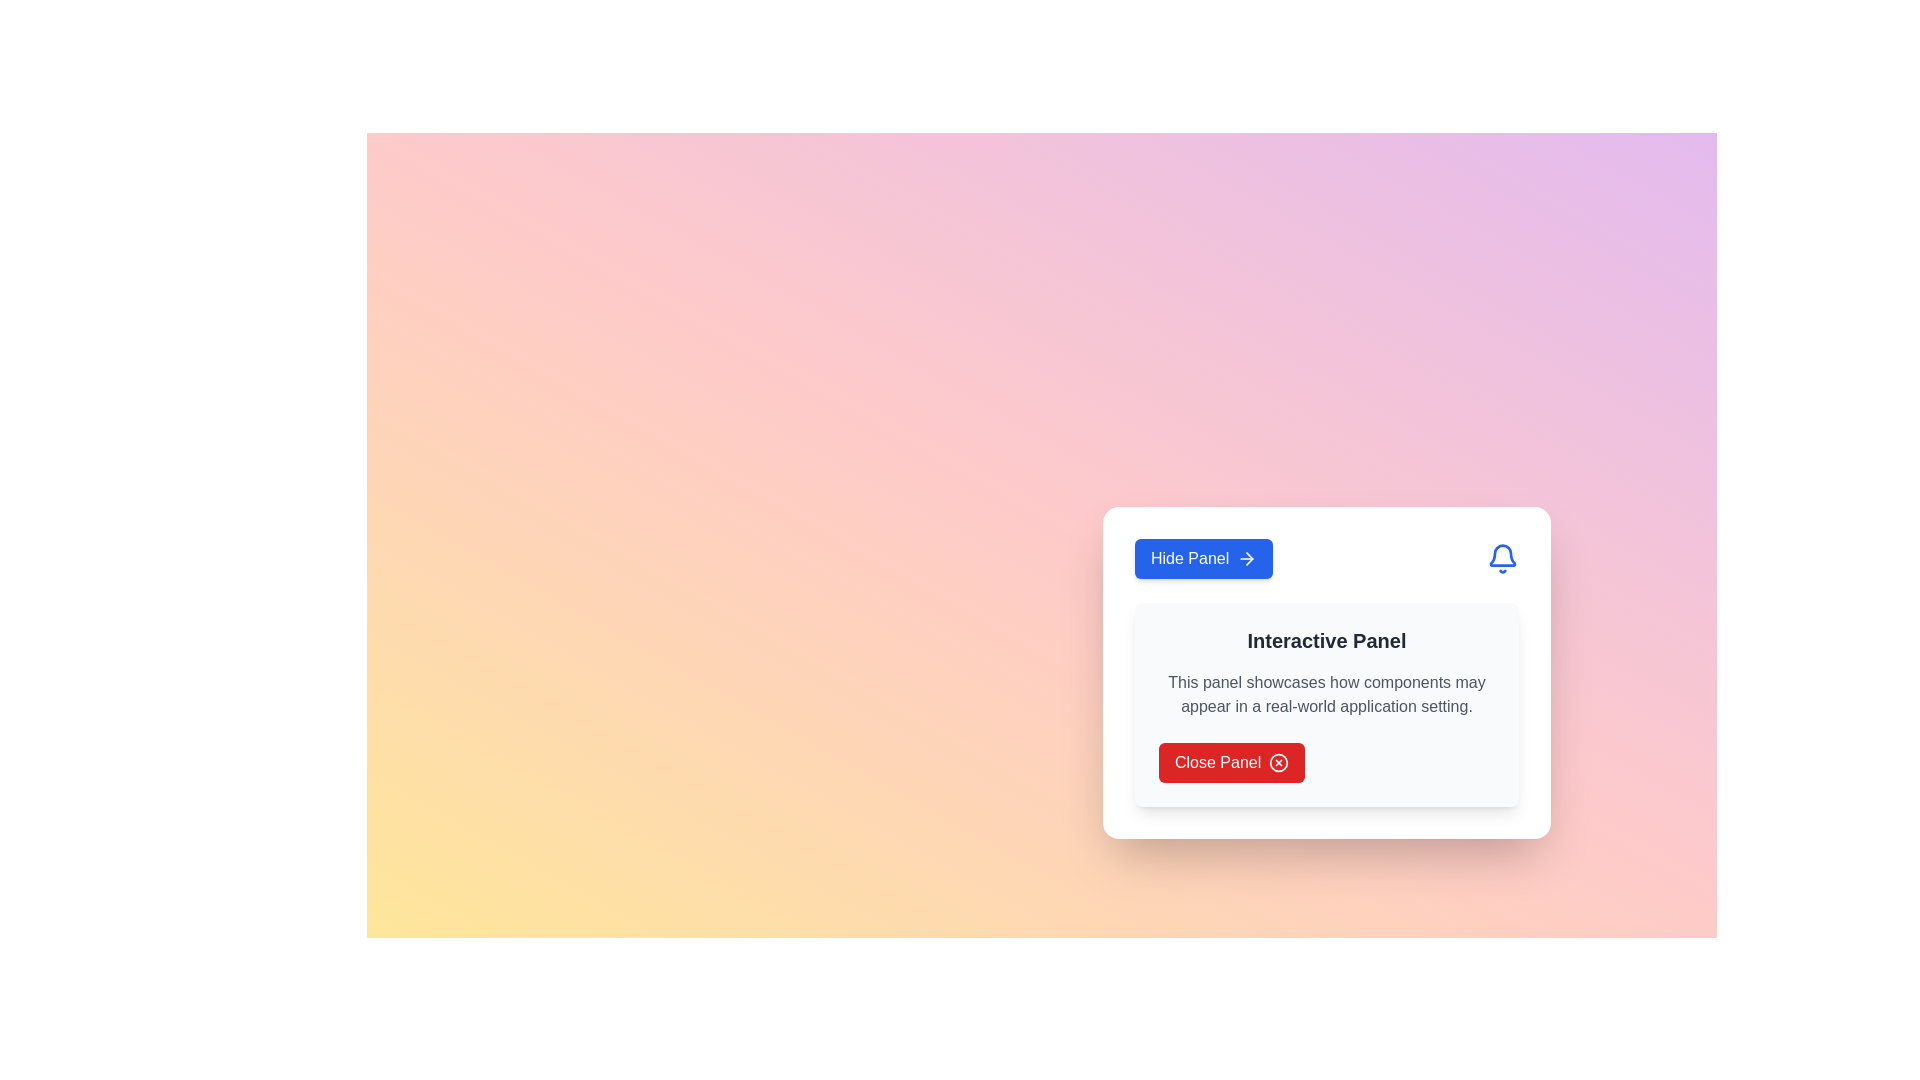 The height and width of the screenshot is (1080, 1920). Describe the element at coordinates (1278, 763) in the screenshot. I see `the 'Close Panel' icon located at the bottom central section of the interactive panel layout to visualize tooltips if applicable` at that location.